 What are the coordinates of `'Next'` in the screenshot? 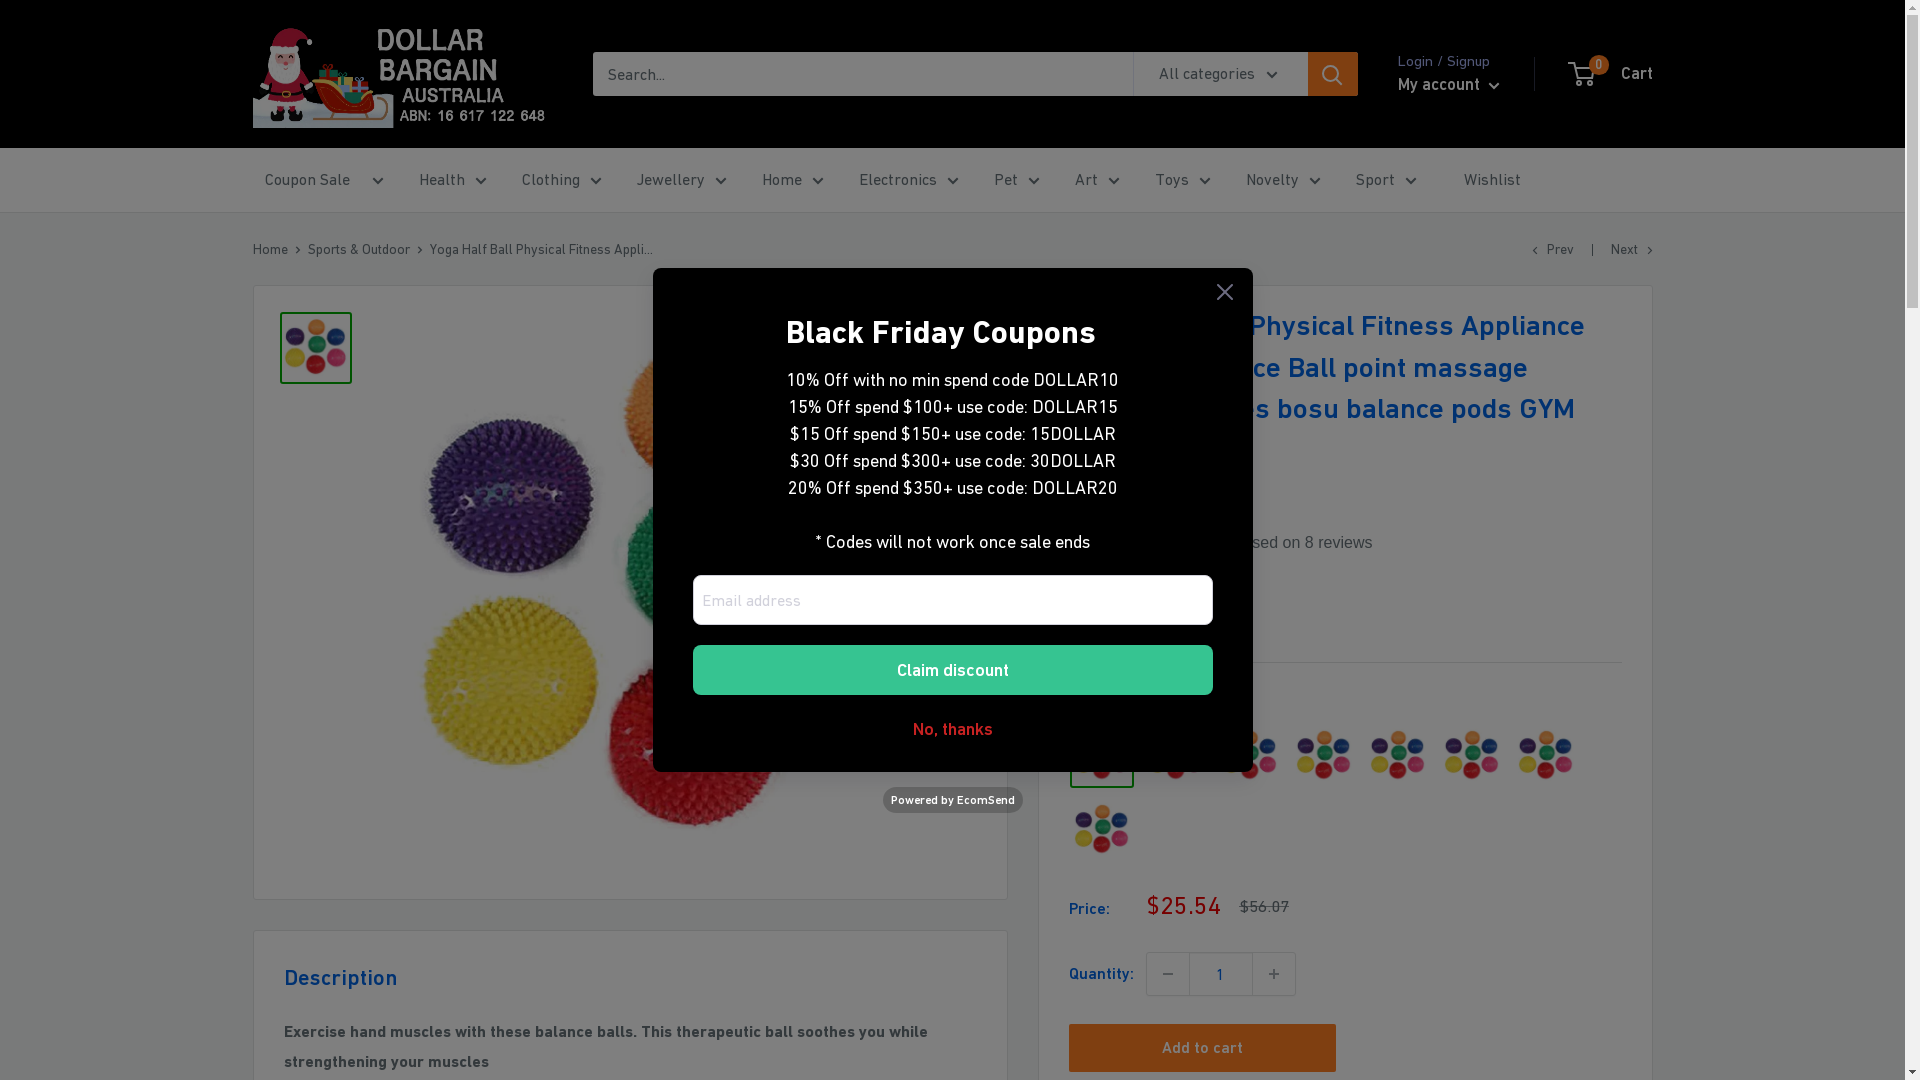 It's located at (1631, 248).